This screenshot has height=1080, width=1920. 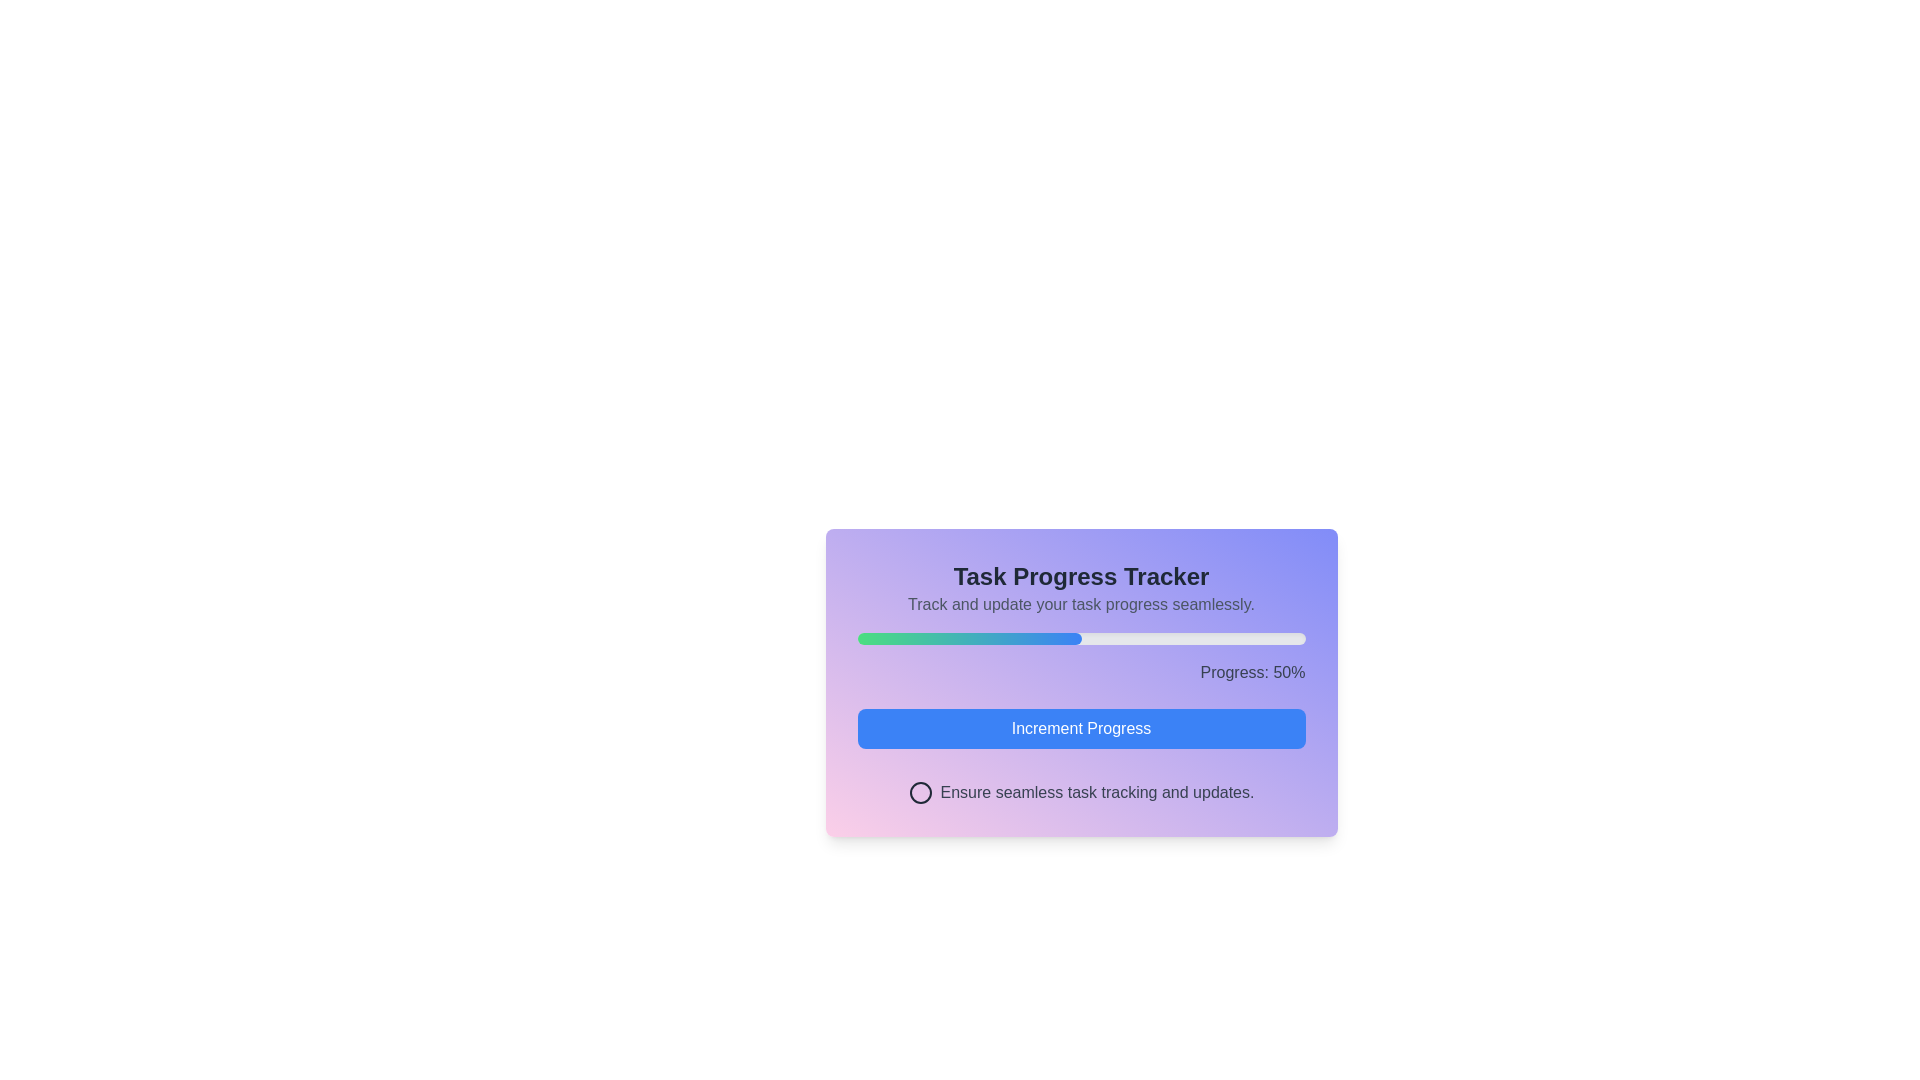 What do you see at coordinates (1080, 639) in the screenshot?
I see `the horizontal progress bar within the 'Task Progress Tracker' card, which has a gray background and a gradient-filled segment indicating 50% progress` at bounding box center [1080, 639].